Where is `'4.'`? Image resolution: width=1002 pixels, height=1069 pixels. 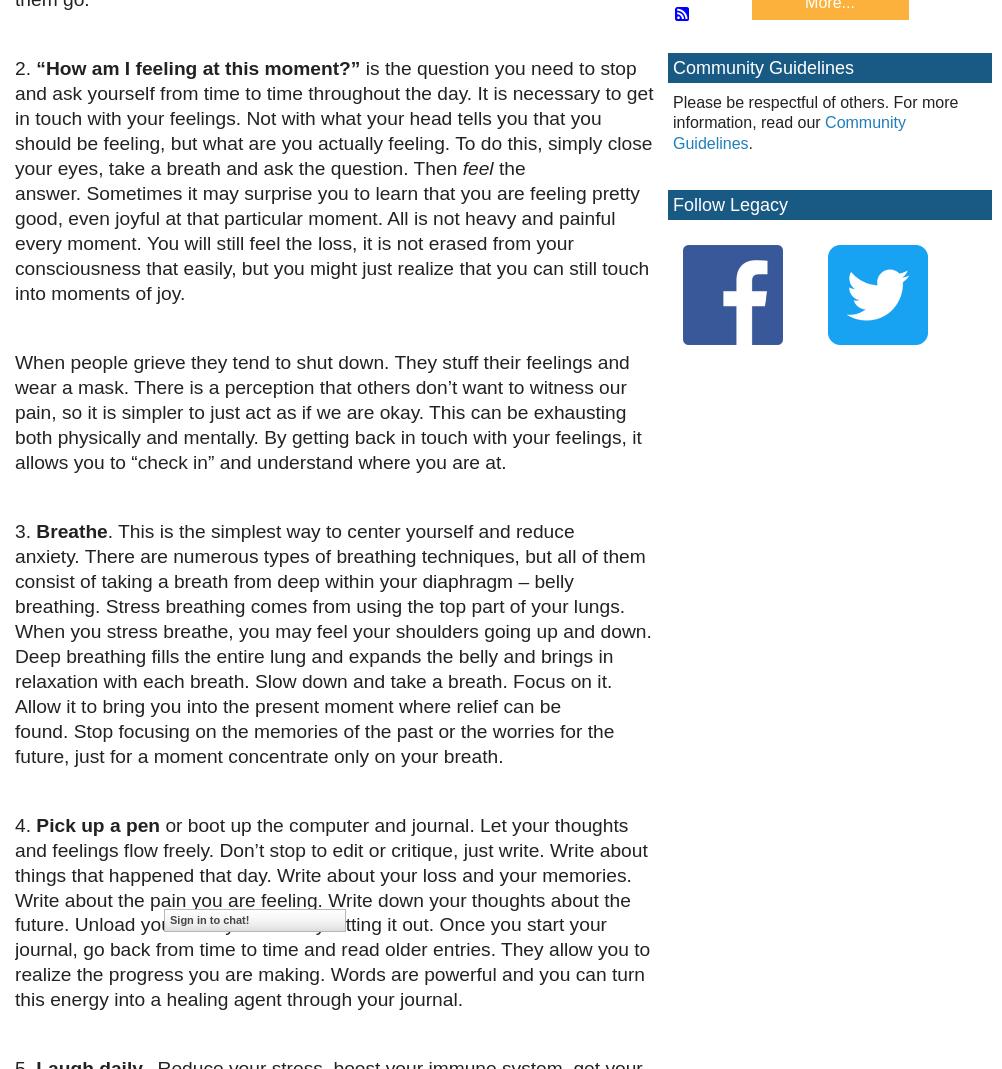
'4.' is located at coordinates (25, 824).